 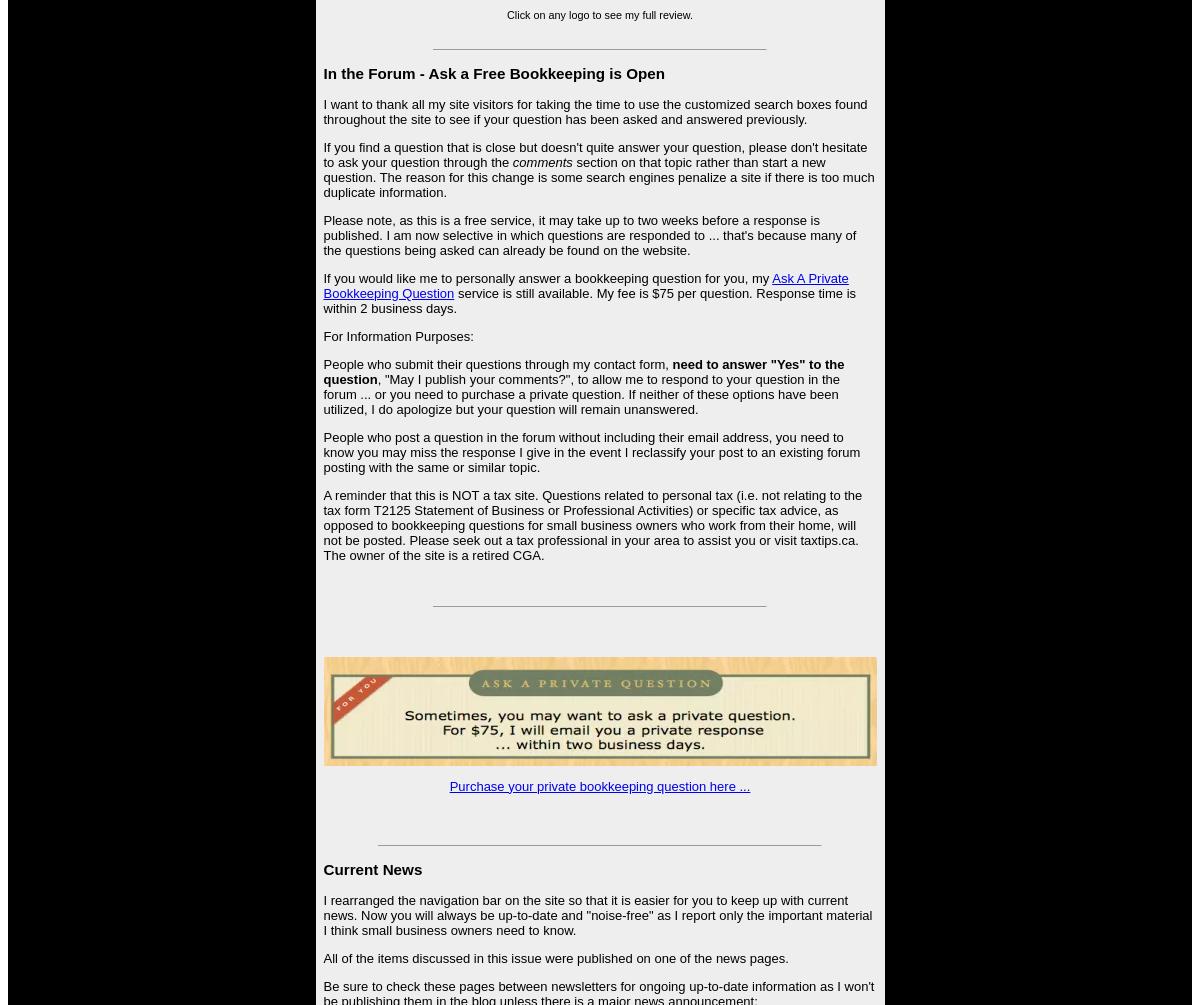 I want to click on 'service is still available. My fee is $75 per question. Response time is within 2 business days.', so click(x=323, y=299).